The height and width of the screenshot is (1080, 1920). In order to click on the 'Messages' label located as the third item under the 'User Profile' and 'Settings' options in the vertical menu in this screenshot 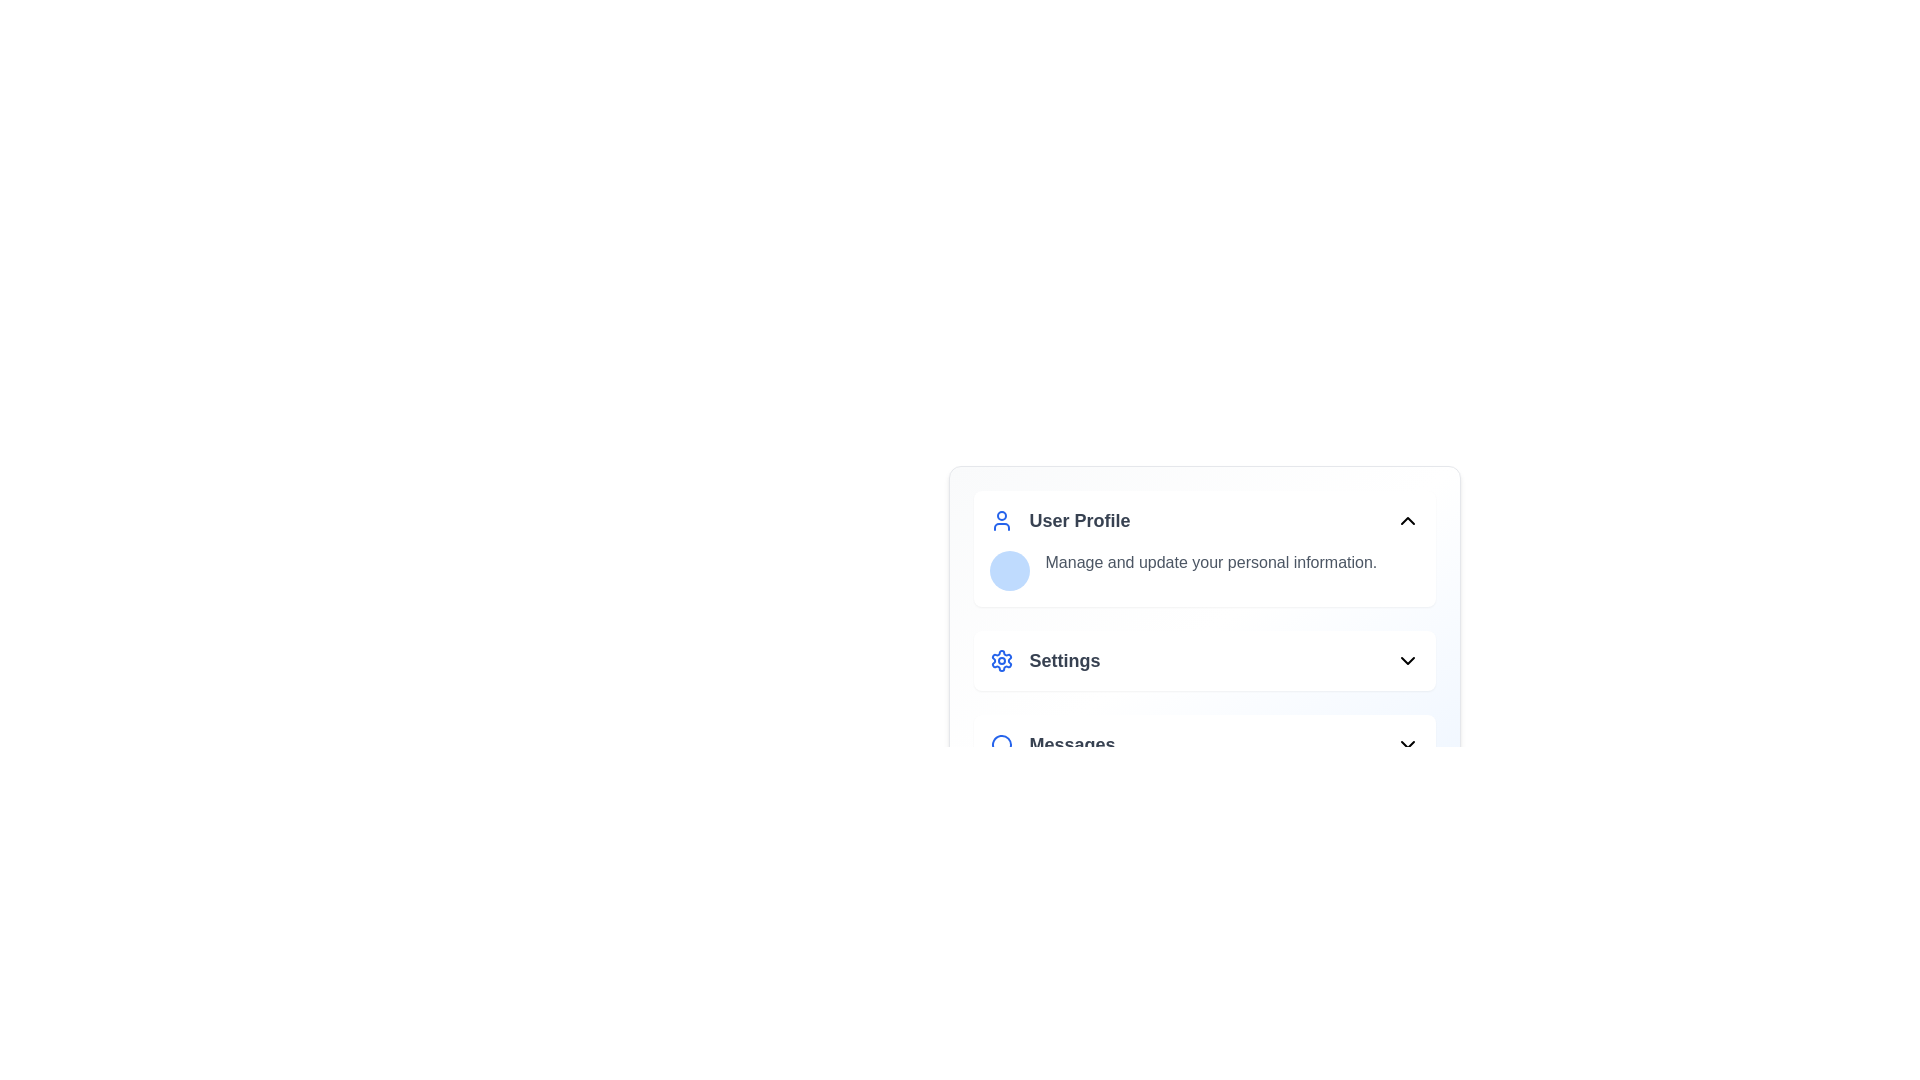, I will do `click(1071, 744)`.